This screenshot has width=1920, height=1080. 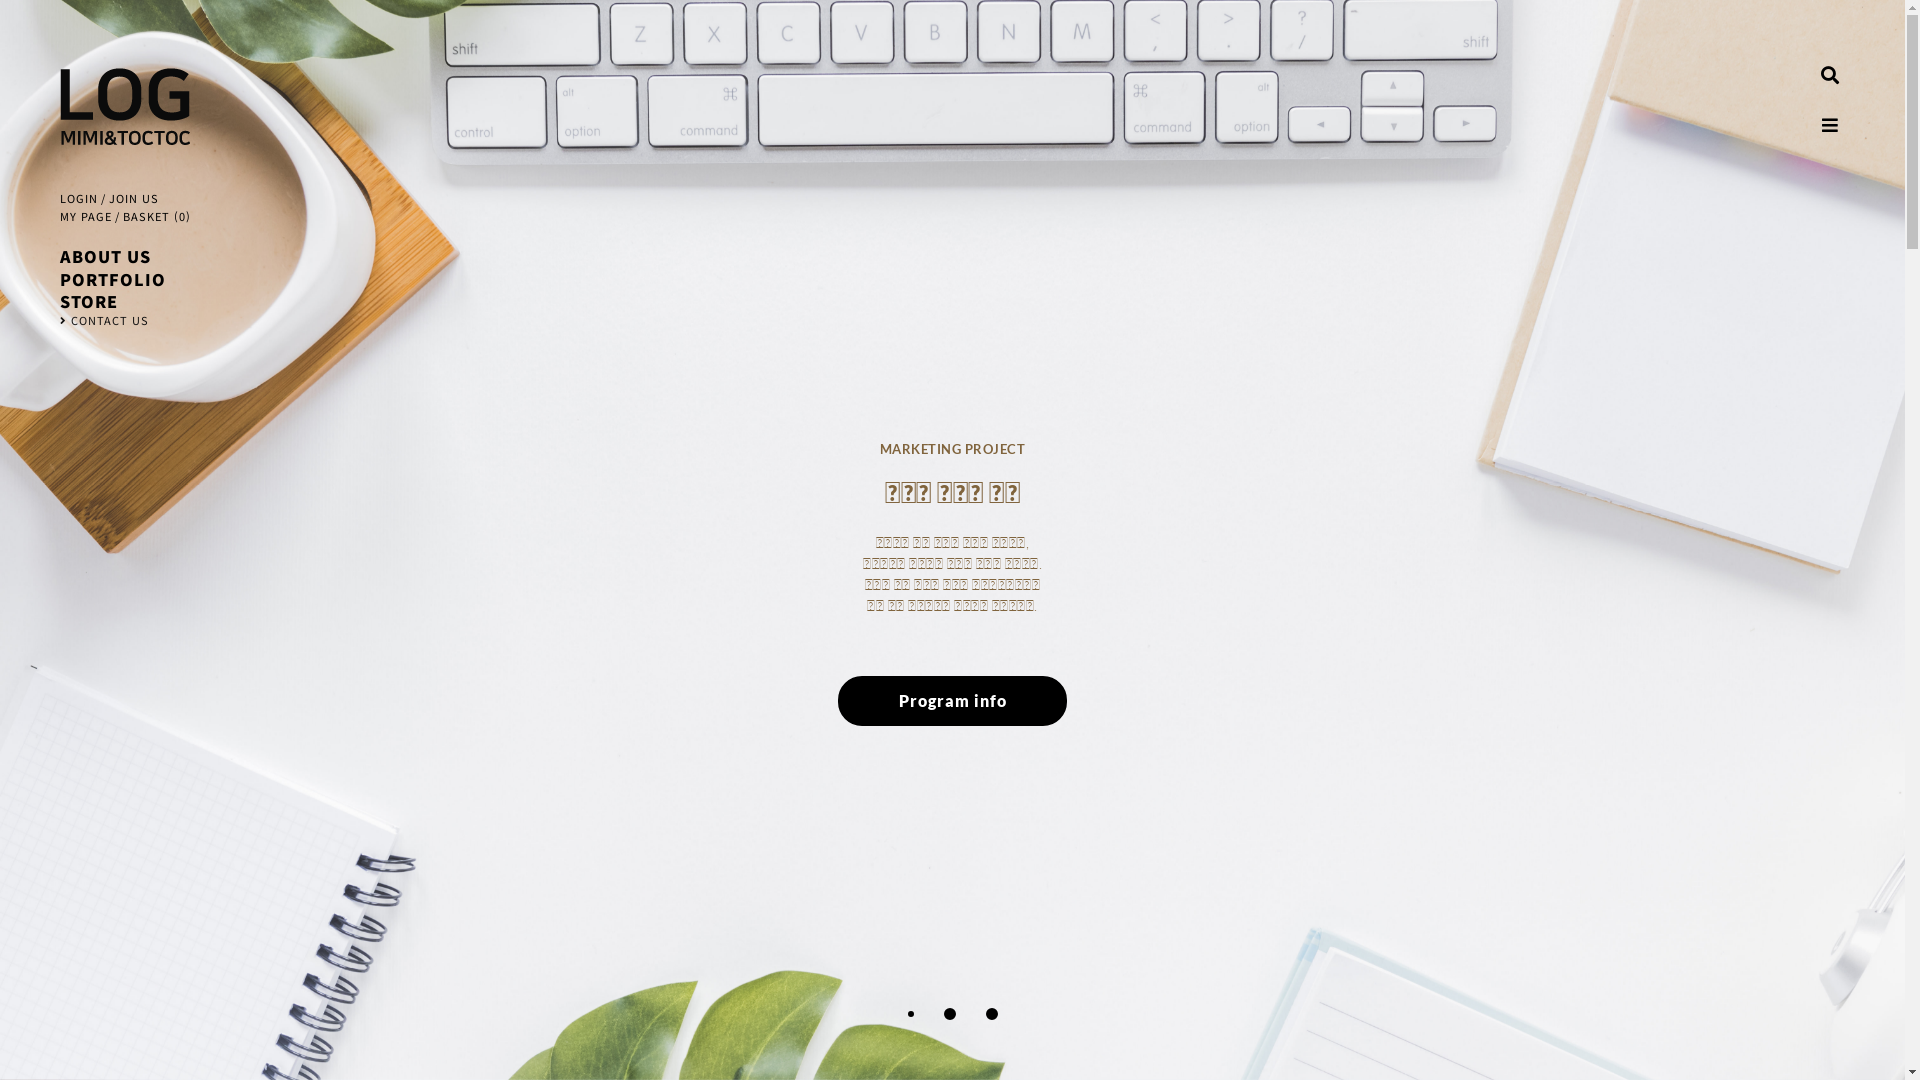 I want to click on 'PORTFOLIO', so click(x=123, y=278).